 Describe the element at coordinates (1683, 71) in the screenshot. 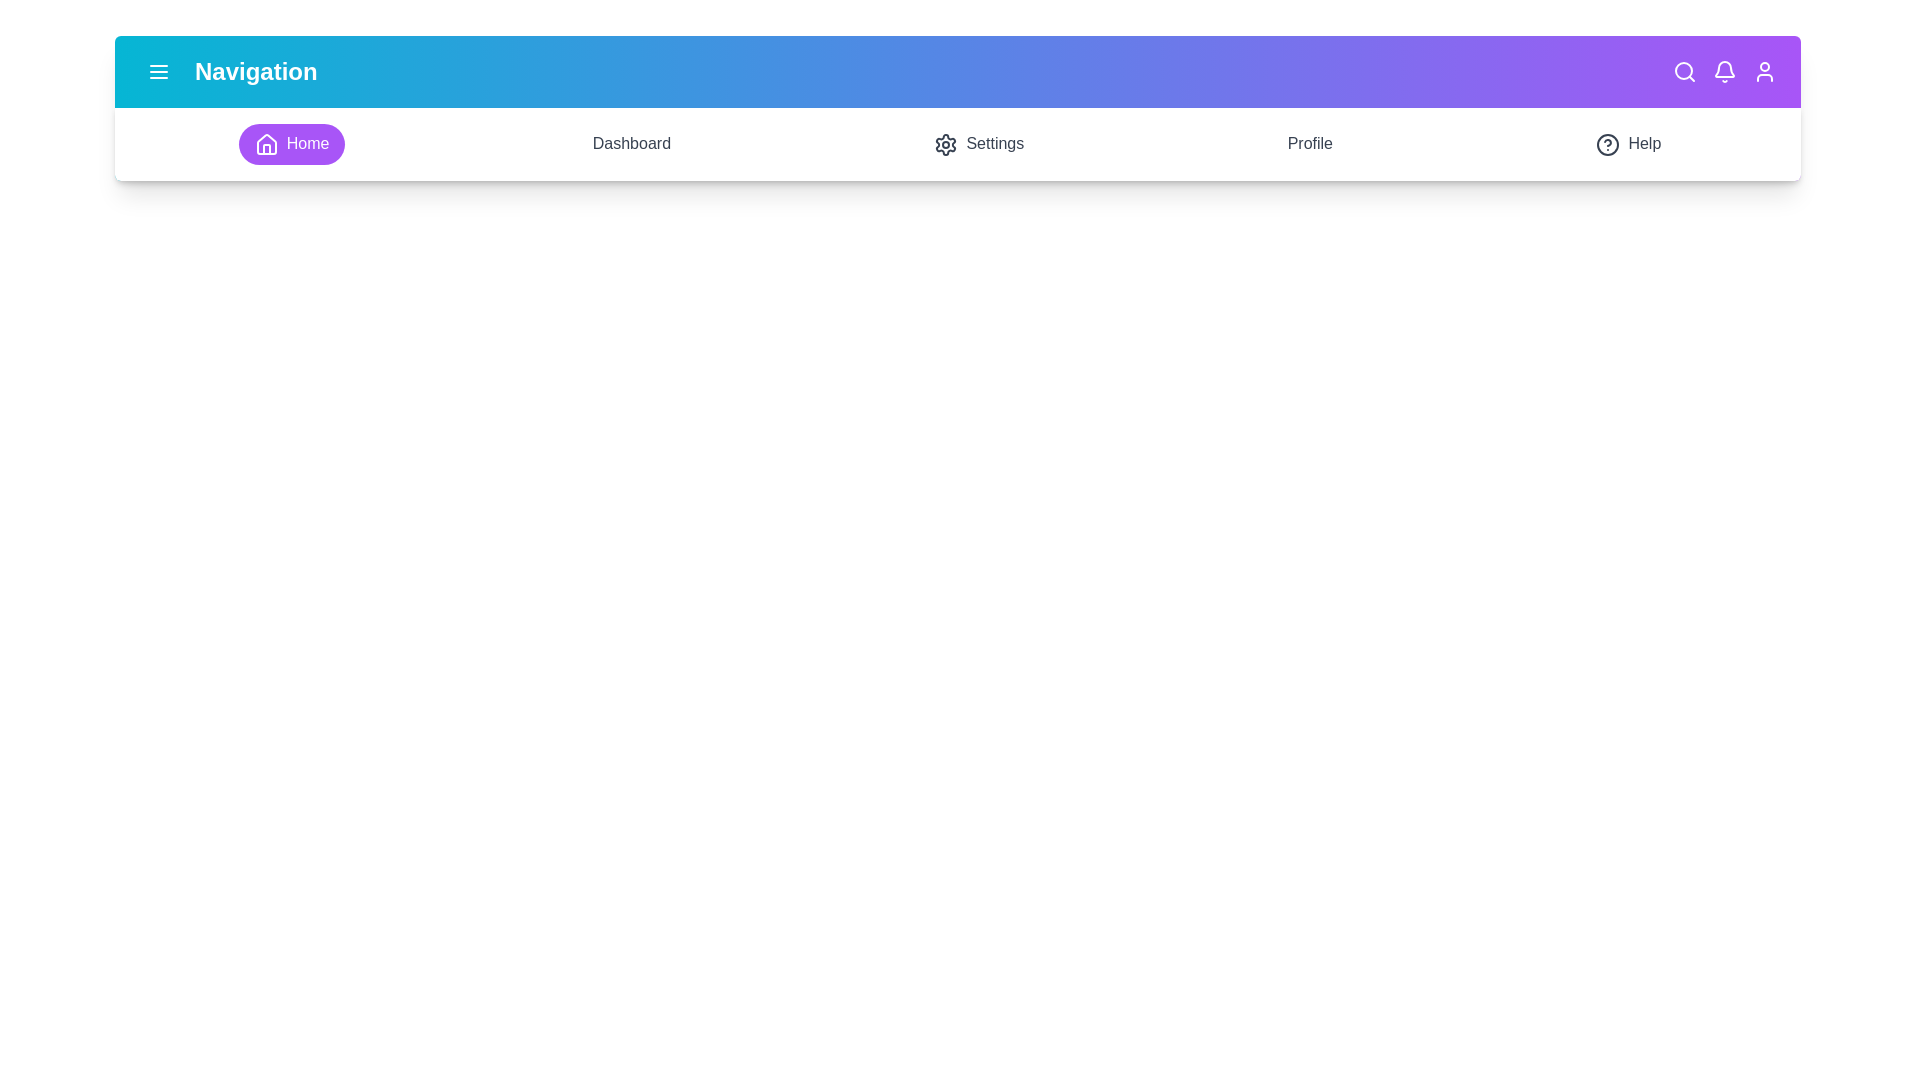

I see `the search icon in the navigation bar` at that location.